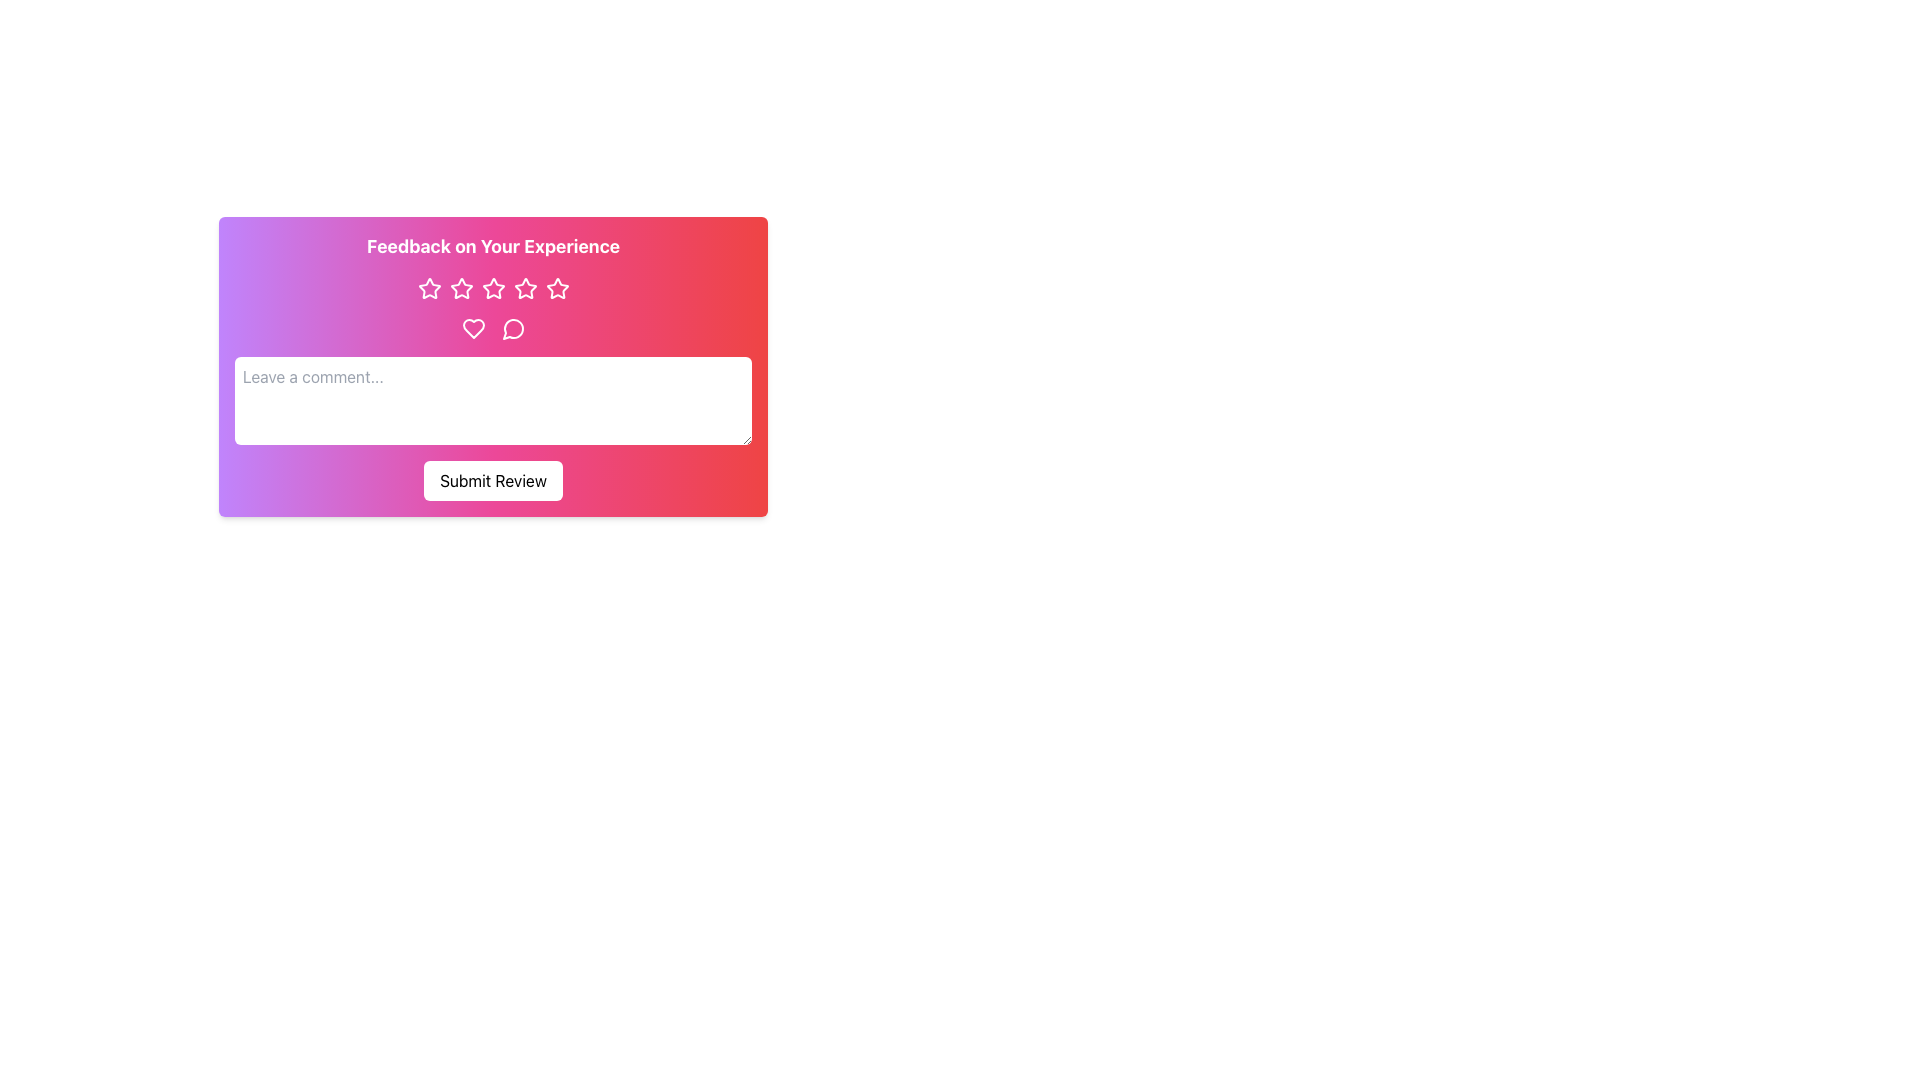 The width and height of the screenshot is (1920, 1080). What do you see at coordinates (525, 288) in the screenshot?
I see `the fourth star in the rating scale, which is part of a feedback card titled 'Feedback on Your Experience'` at bounding box center [525, 288].